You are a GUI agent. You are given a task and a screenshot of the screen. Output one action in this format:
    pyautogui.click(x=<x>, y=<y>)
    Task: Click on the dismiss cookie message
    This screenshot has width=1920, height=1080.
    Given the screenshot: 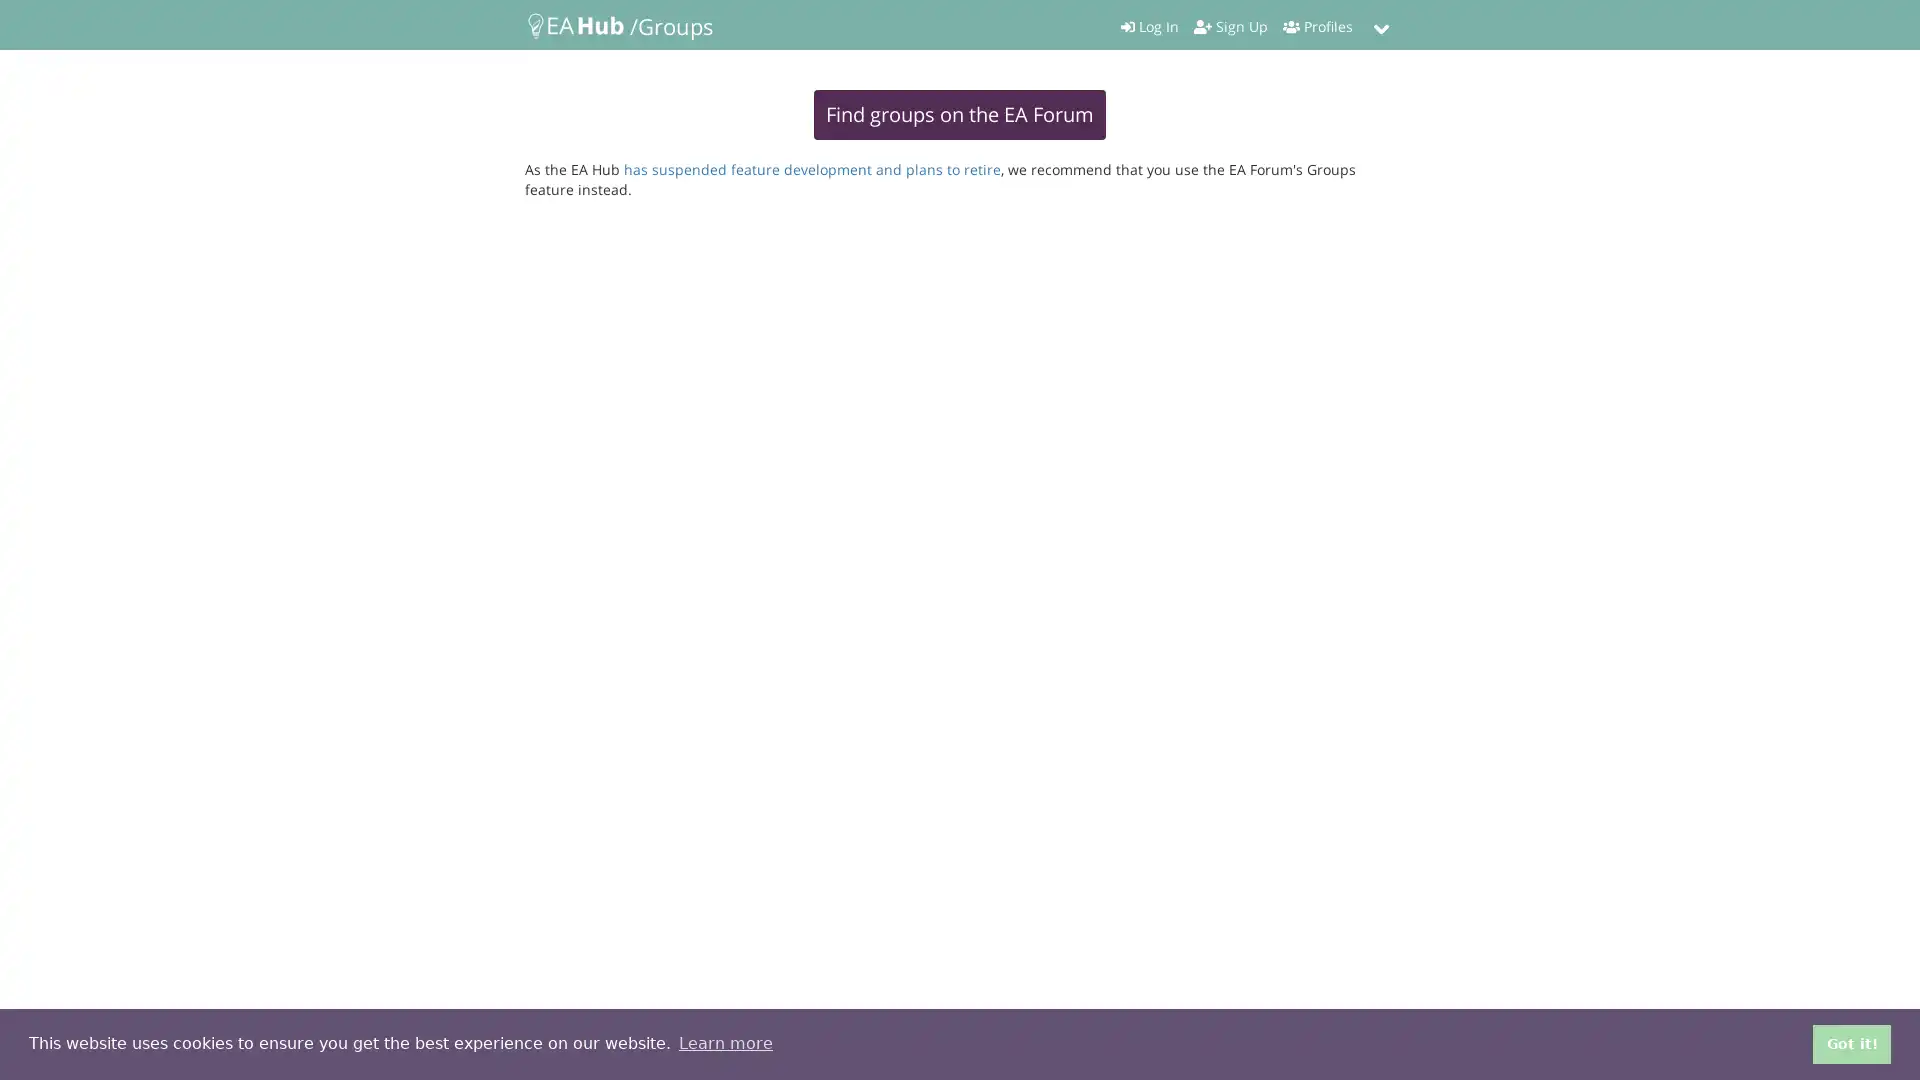 What is the action you would take?
    pyautogui.click(x=1851, y=1043)
    